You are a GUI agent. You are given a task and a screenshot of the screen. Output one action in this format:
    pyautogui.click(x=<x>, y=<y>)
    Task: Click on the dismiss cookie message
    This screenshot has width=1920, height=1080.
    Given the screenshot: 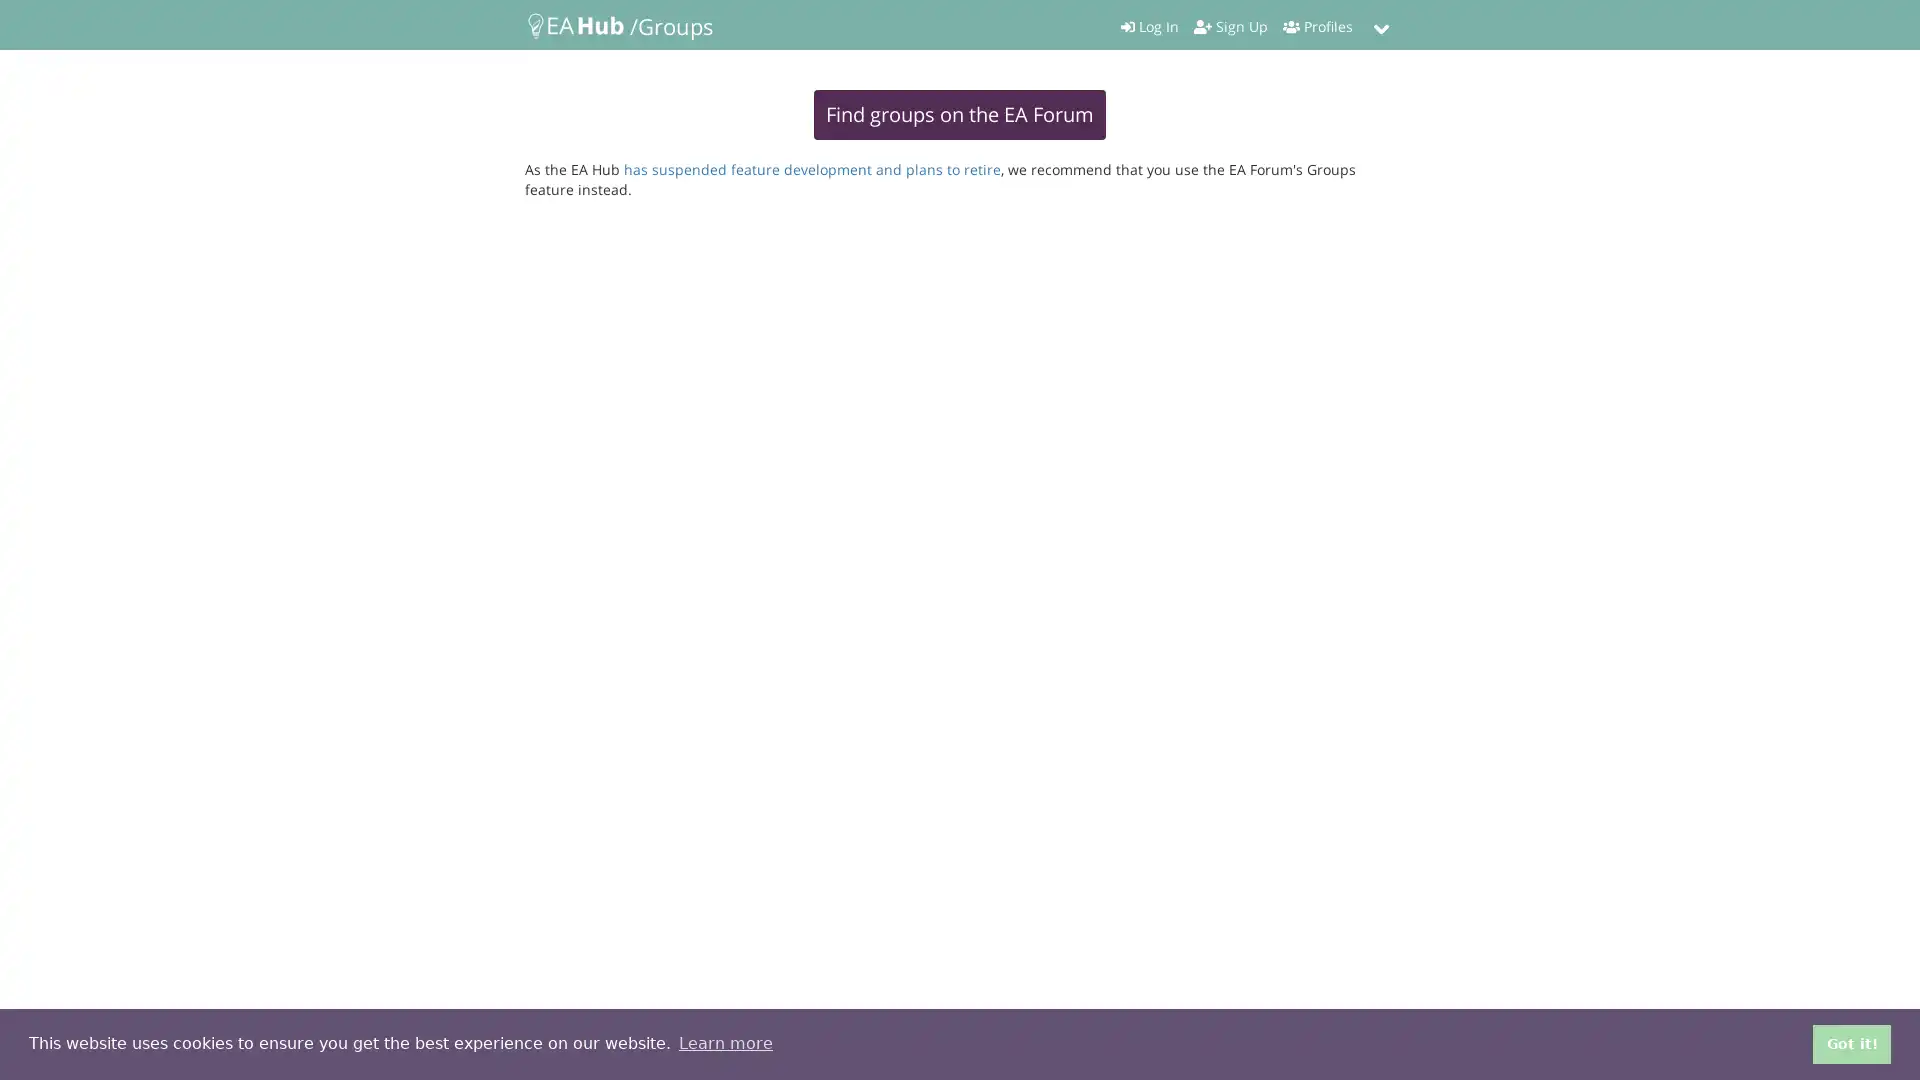 What is the action you would take?
    pyautogui.click(x=1851, y=1043)
    